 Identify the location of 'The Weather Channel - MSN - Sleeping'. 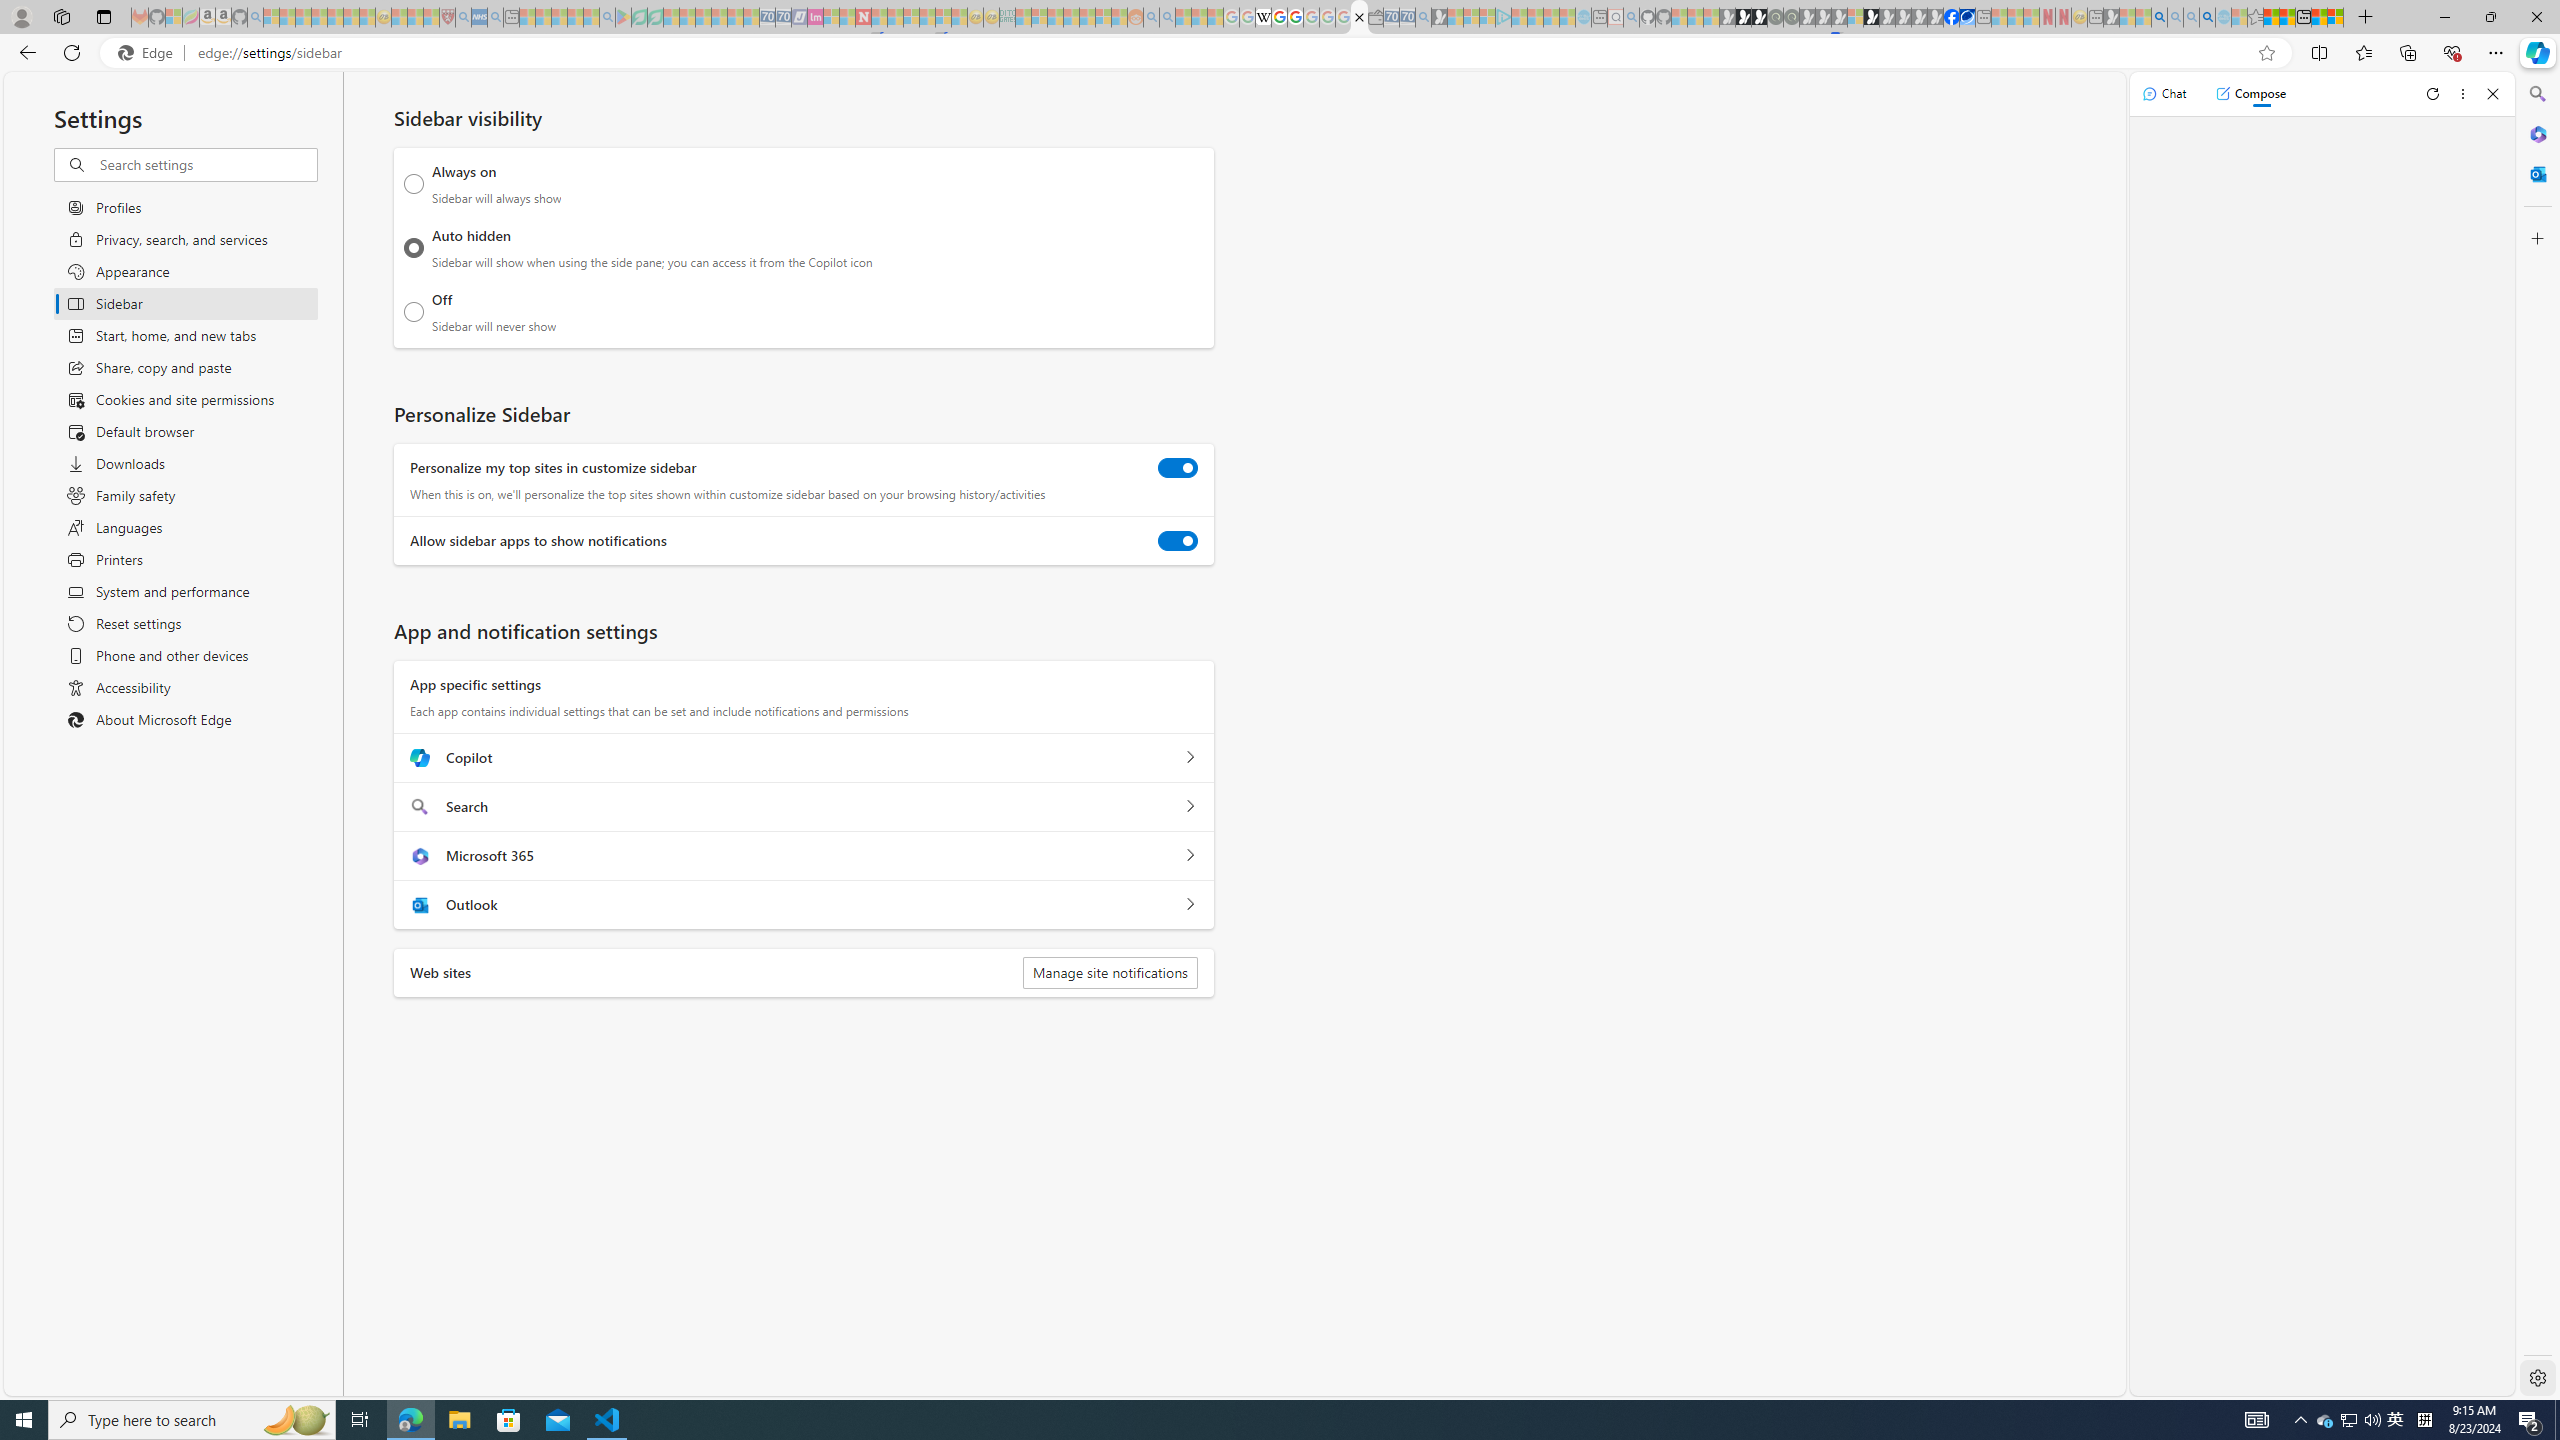
(302, 16).